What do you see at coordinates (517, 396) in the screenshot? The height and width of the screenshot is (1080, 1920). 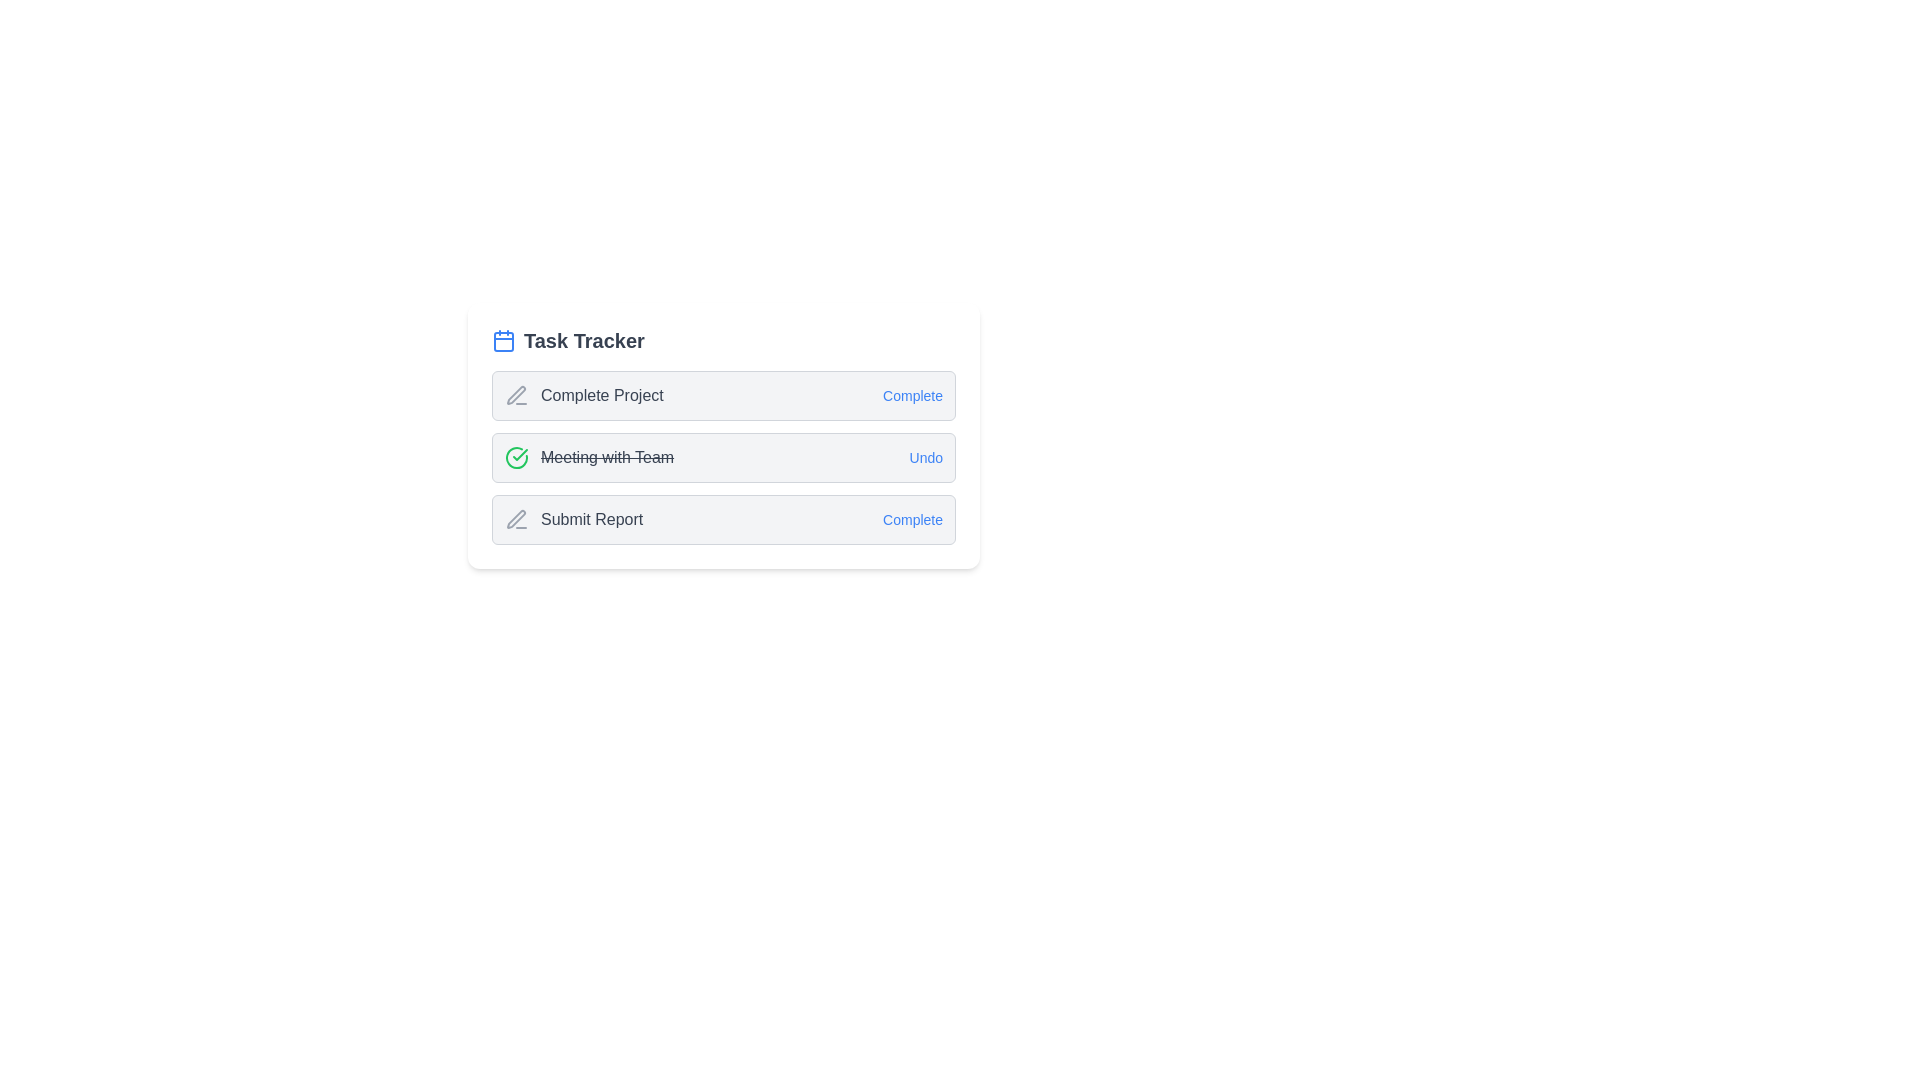 I see `the edit icon located to the left of the 'Complete Project' text under the 'Task Tracker' header` at bounding box center [517, 396].